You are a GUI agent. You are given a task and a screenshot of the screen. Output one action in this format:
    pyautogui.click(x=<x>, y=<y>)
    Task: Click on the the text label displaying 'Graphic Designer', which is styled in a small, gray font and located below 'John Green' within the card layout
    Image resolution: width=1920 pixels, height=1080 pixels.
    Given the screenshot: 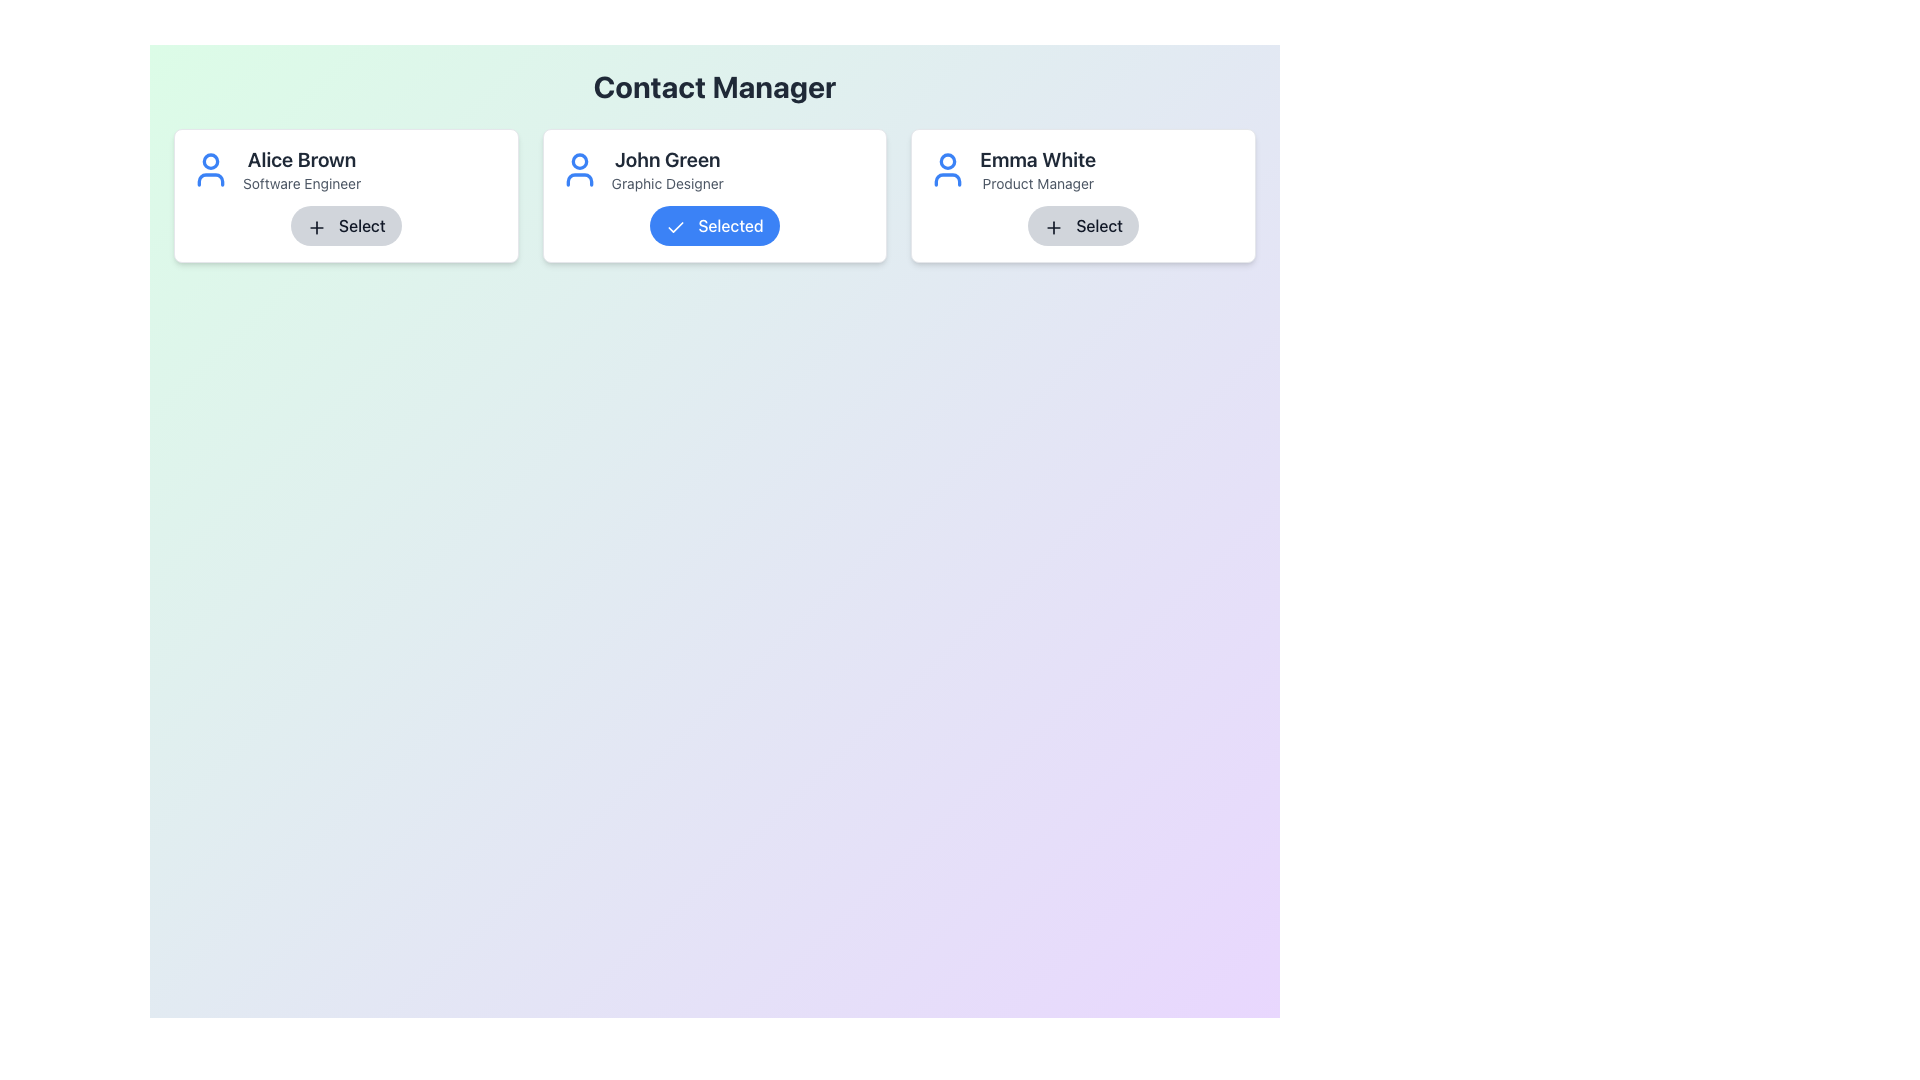 What is the action you would take?
    pyautogui.click(x=667, y=184)
    